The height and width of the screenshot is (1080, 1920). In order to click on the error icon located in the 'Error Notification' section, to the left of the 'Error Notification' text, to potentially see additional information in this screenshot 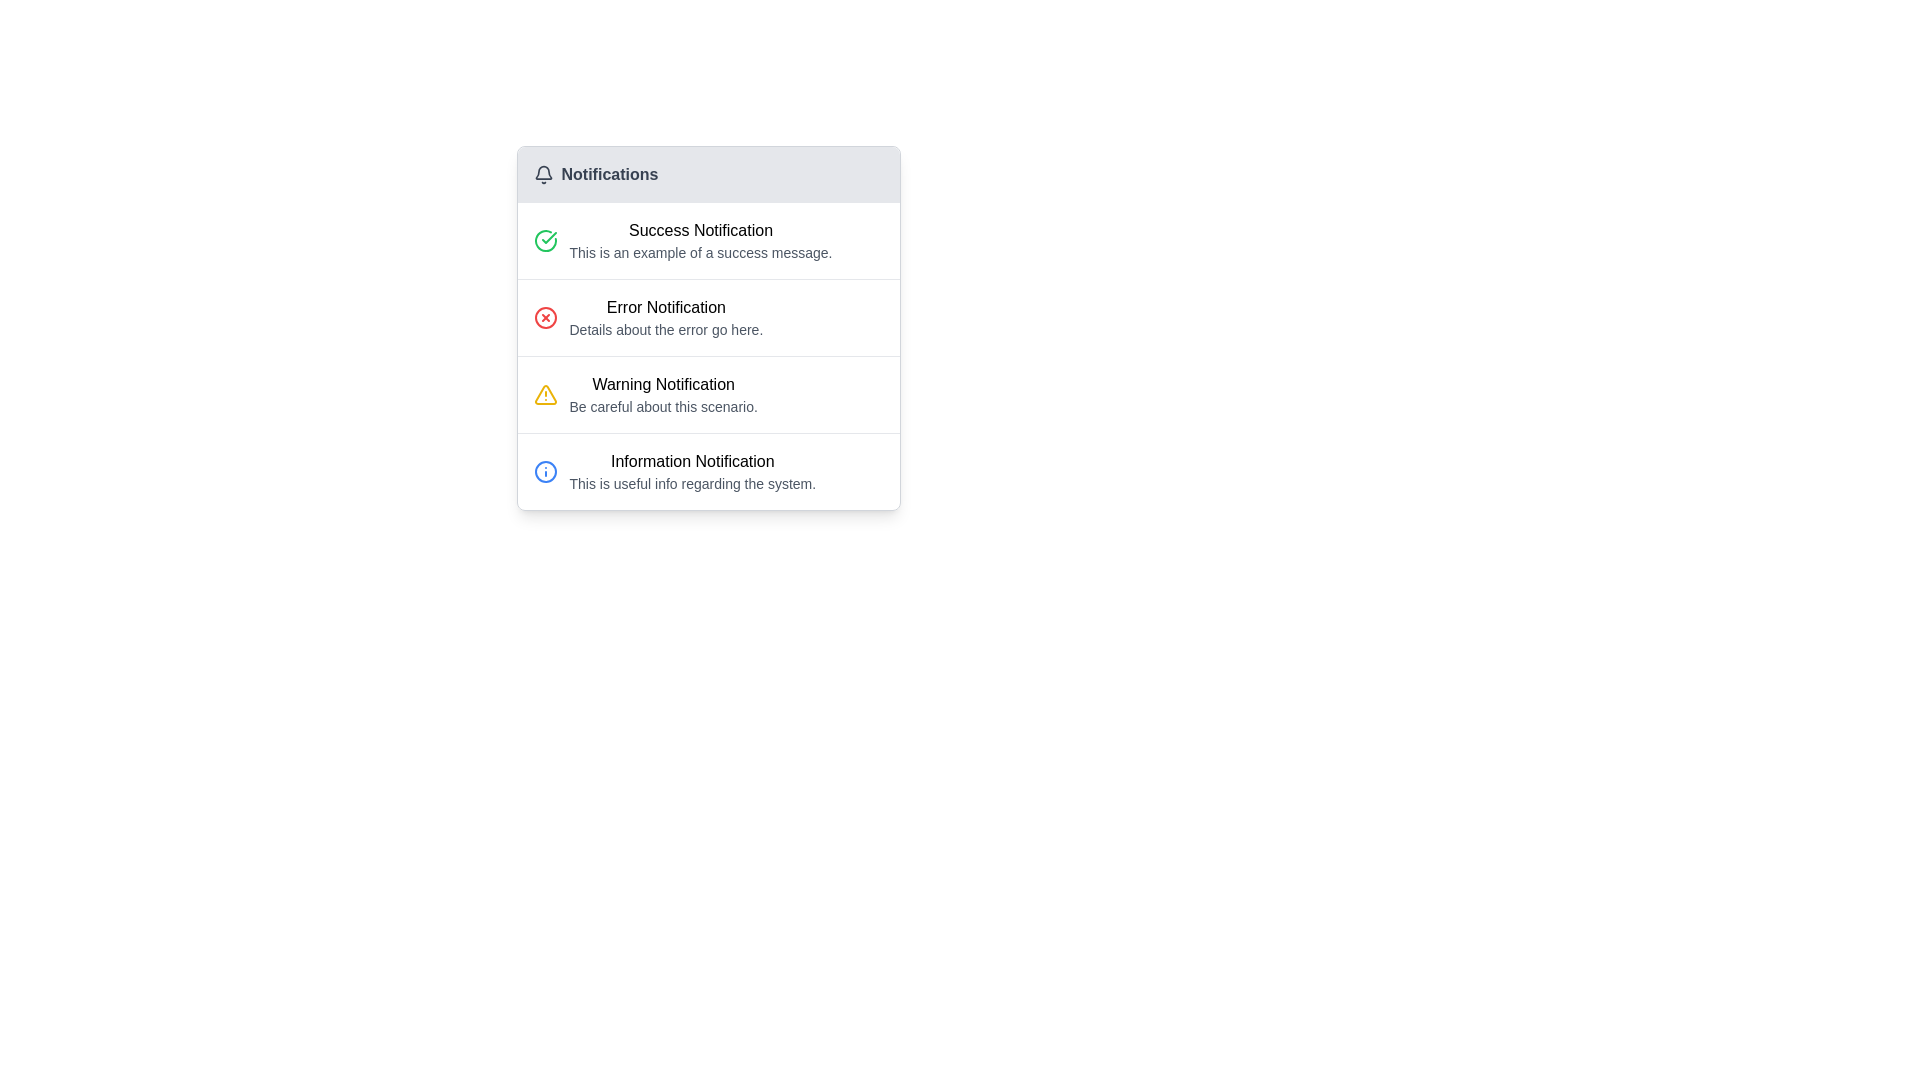, I will do `click(545, 316)`.